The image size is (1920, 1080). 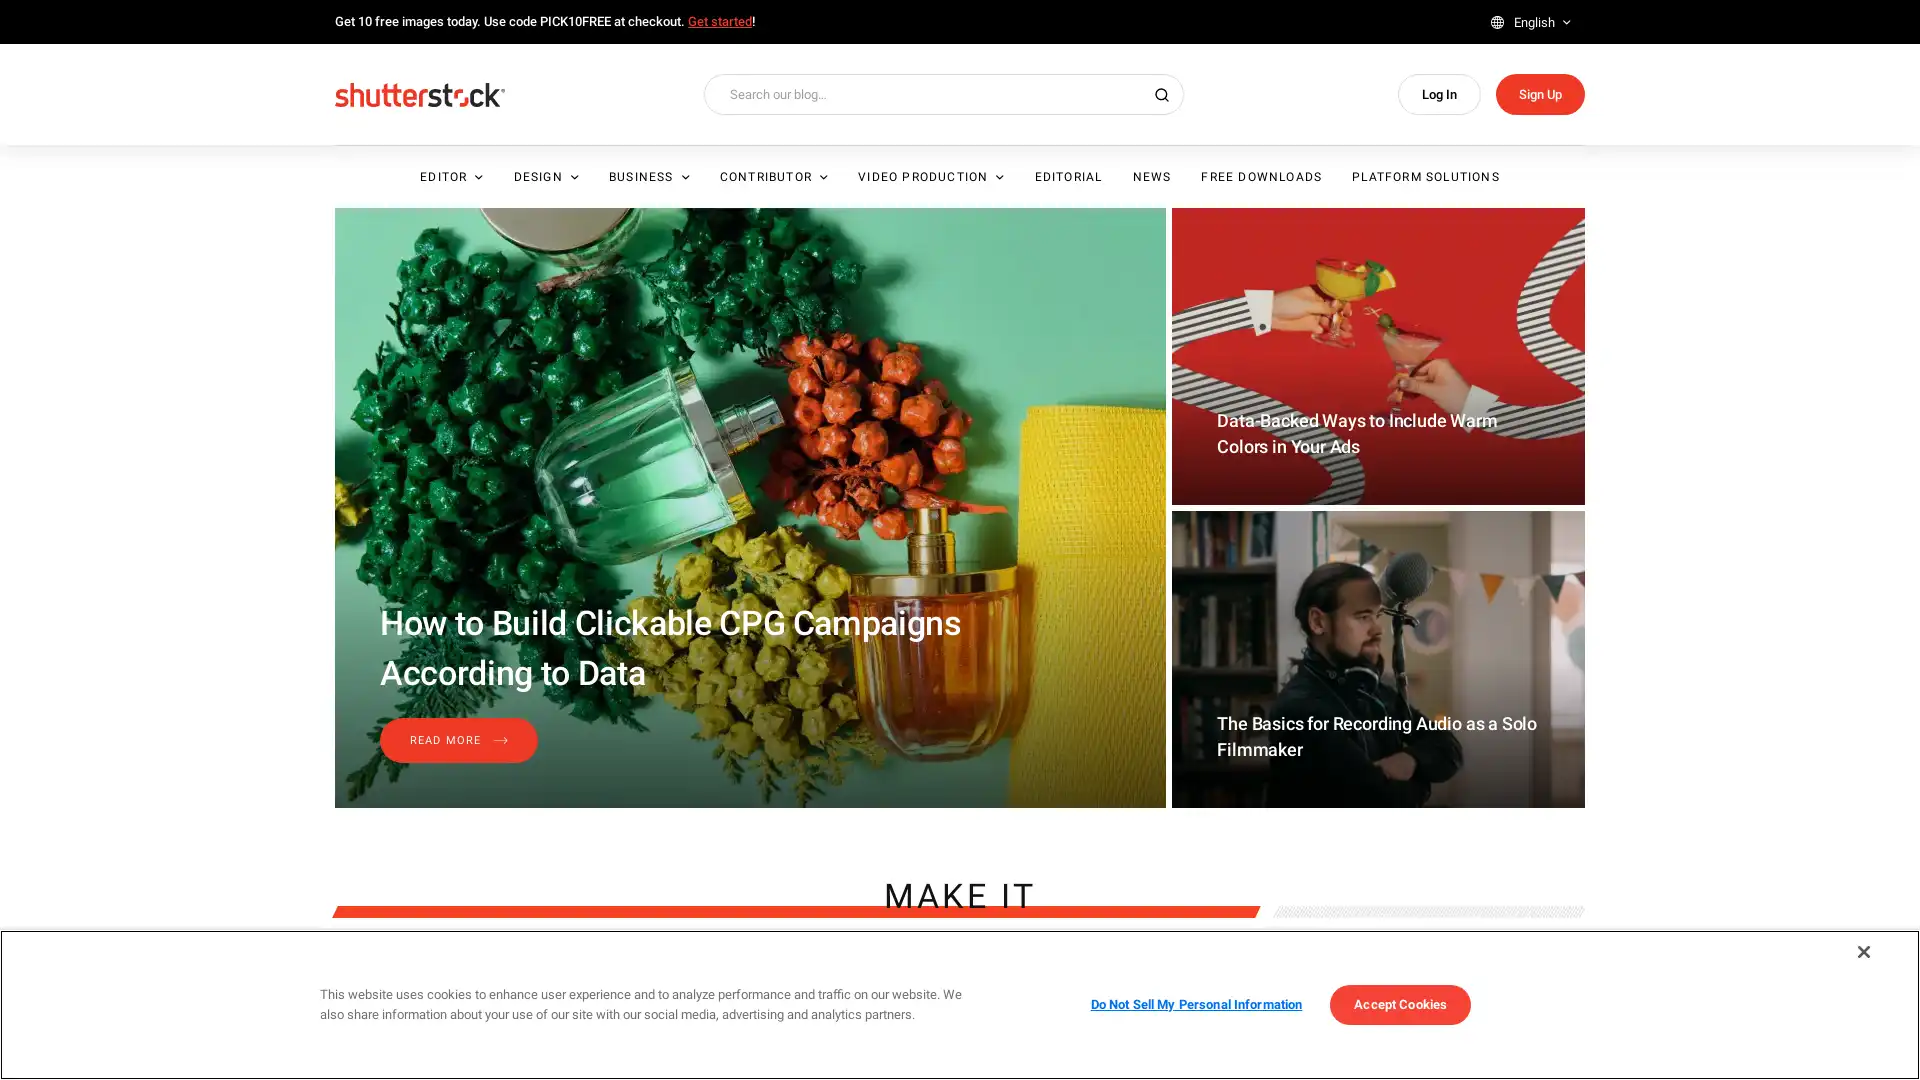 I want to click on Search, so click(x=1161, y=94).